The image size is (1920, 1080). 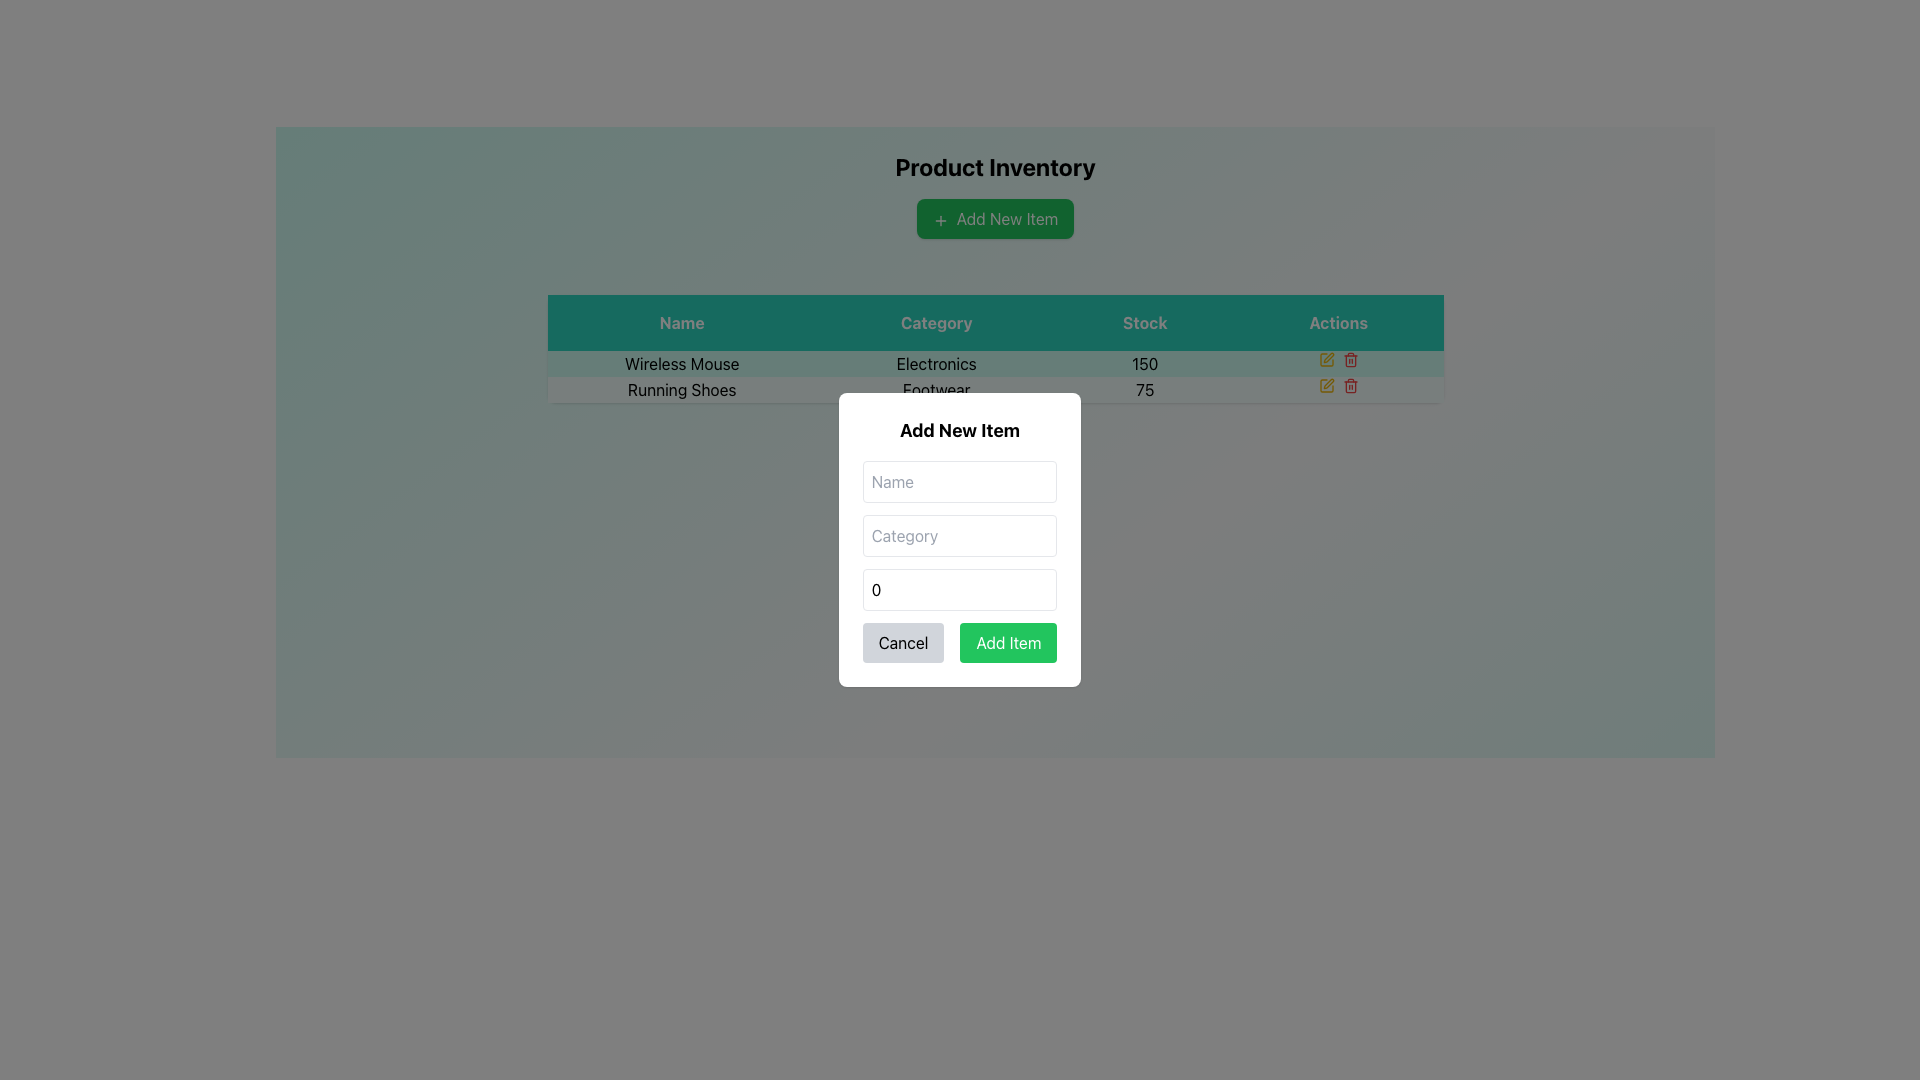 I want to click on the action icon for the 'Wireless Mouse' entry in the table, so click(x=1338, y=358).